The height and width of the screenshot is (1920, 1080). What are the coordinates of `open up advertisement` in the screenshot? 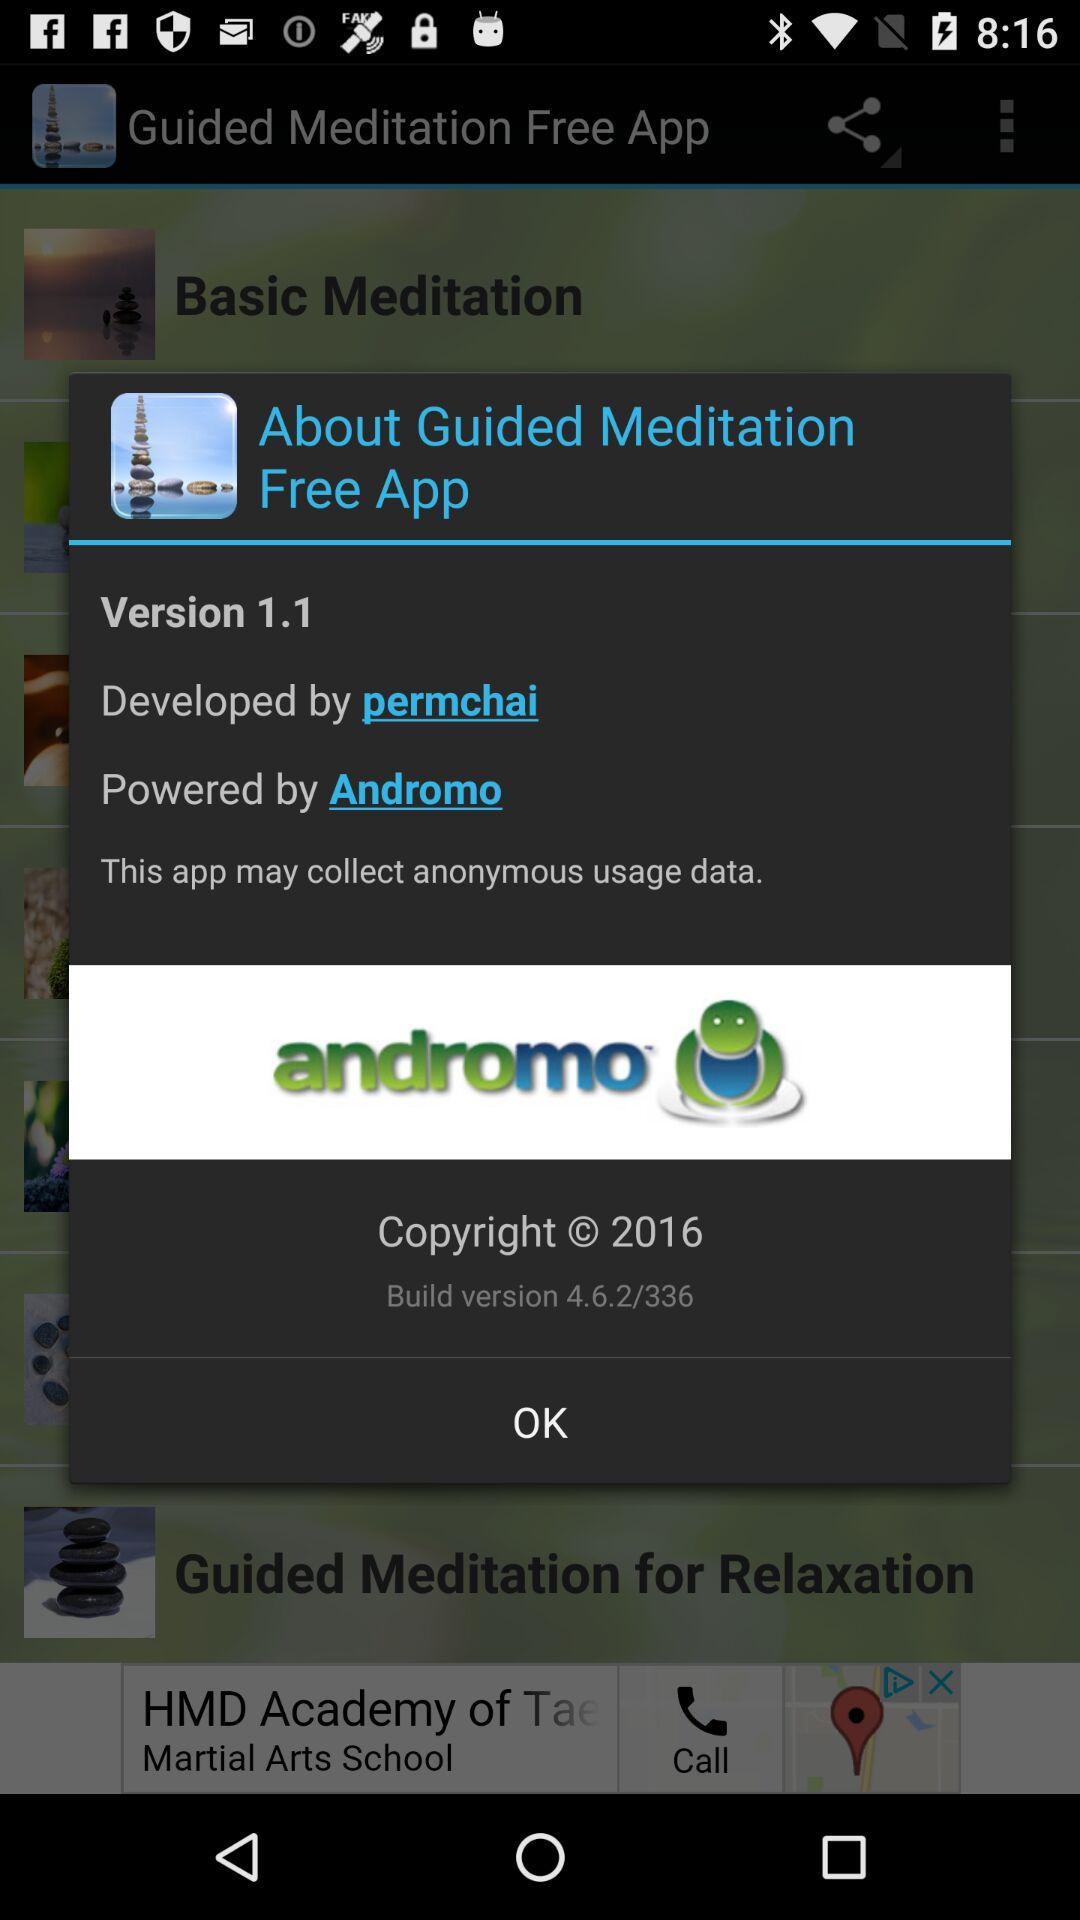 It's located at (538, 1061).